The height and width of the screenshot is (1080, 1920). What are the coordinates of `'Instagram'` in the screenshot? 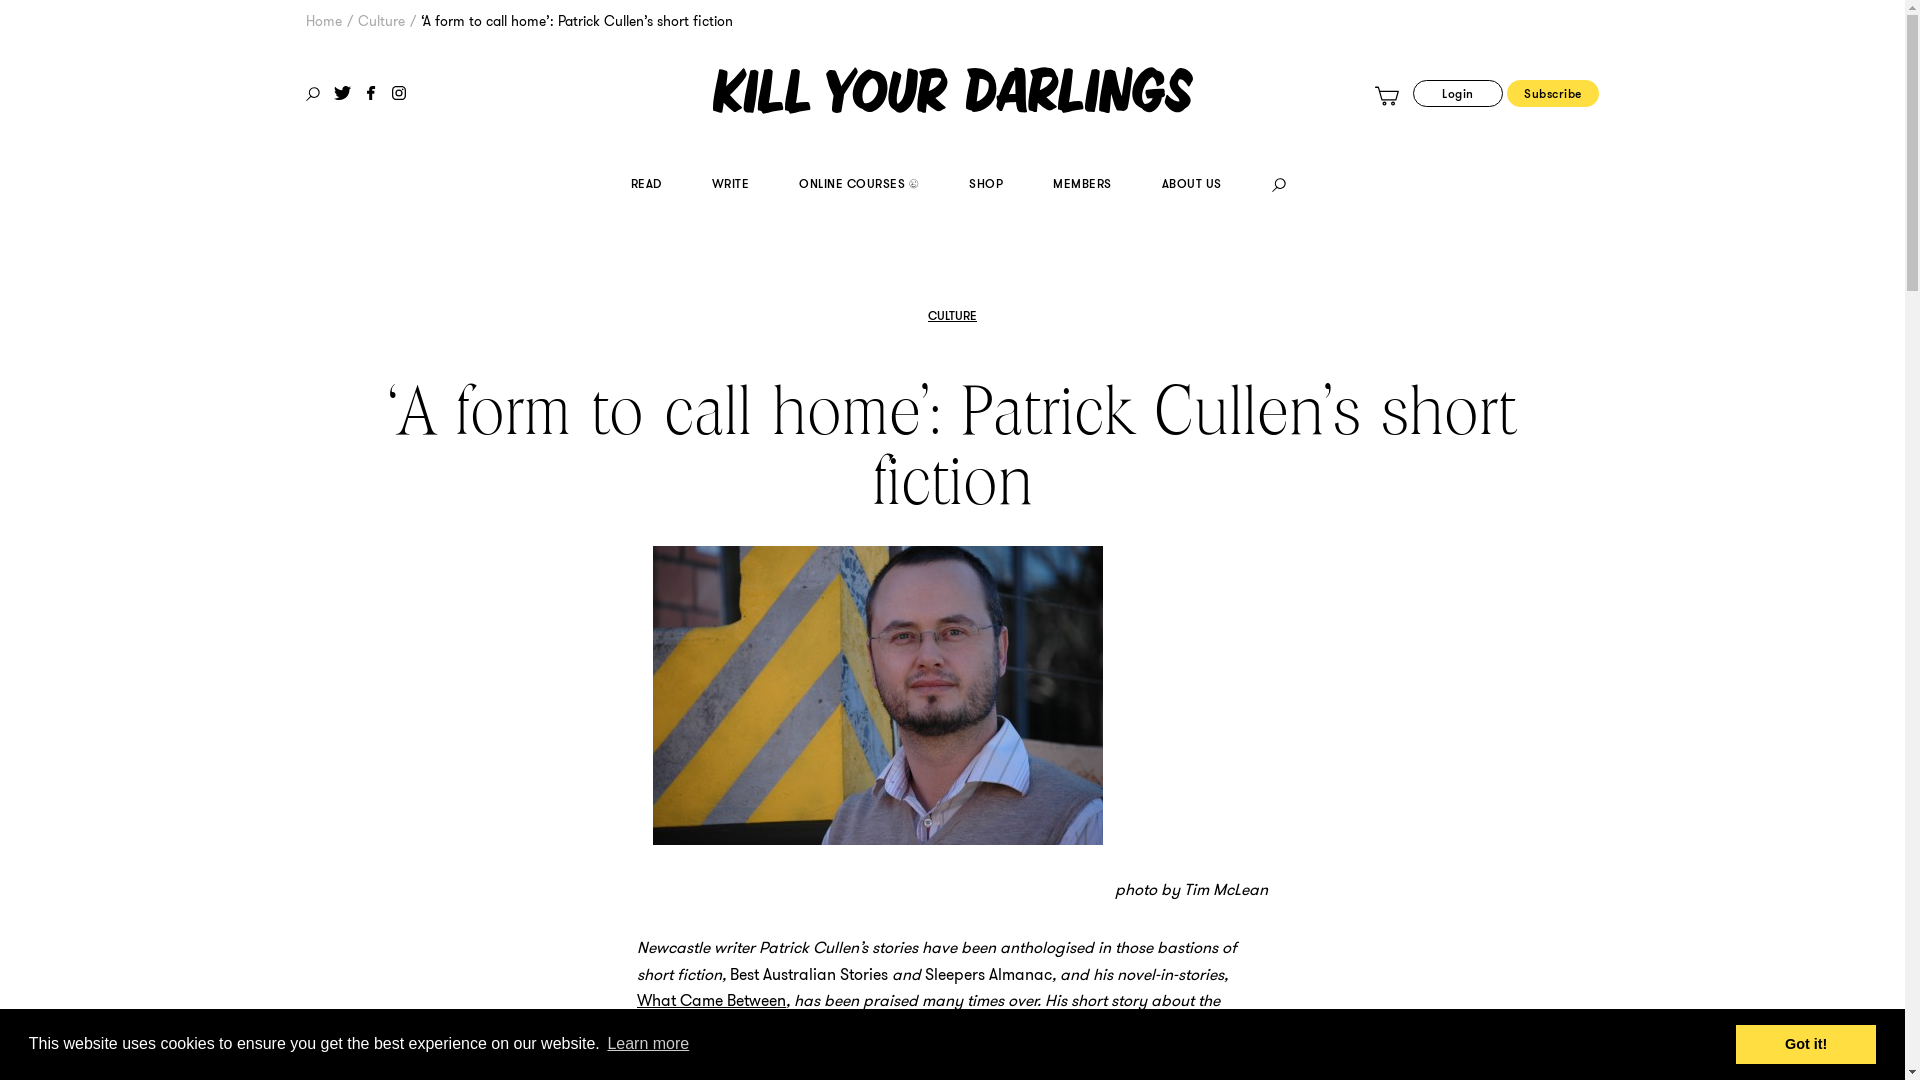 It's located at (398, 92).